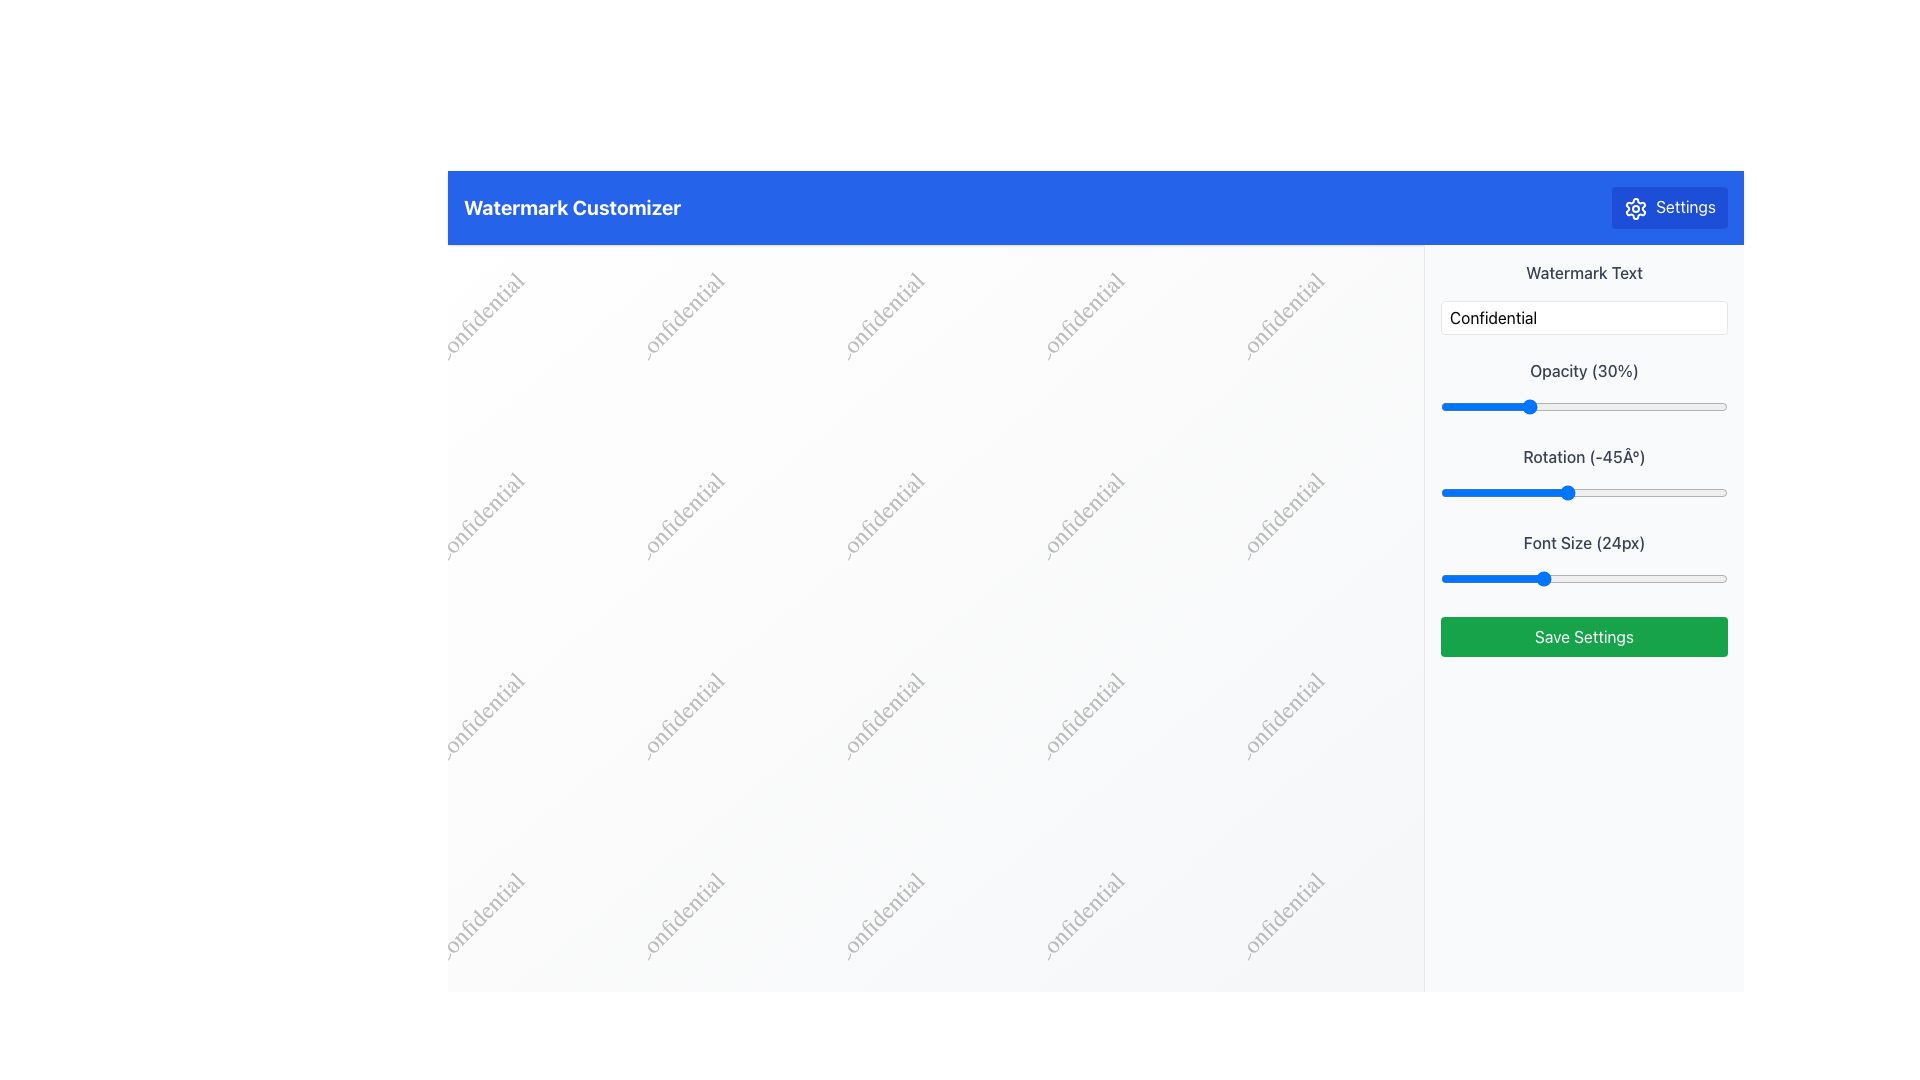 This screenshot has width=1920, height=1080. I want to click on the font size, so click(1448, 578).